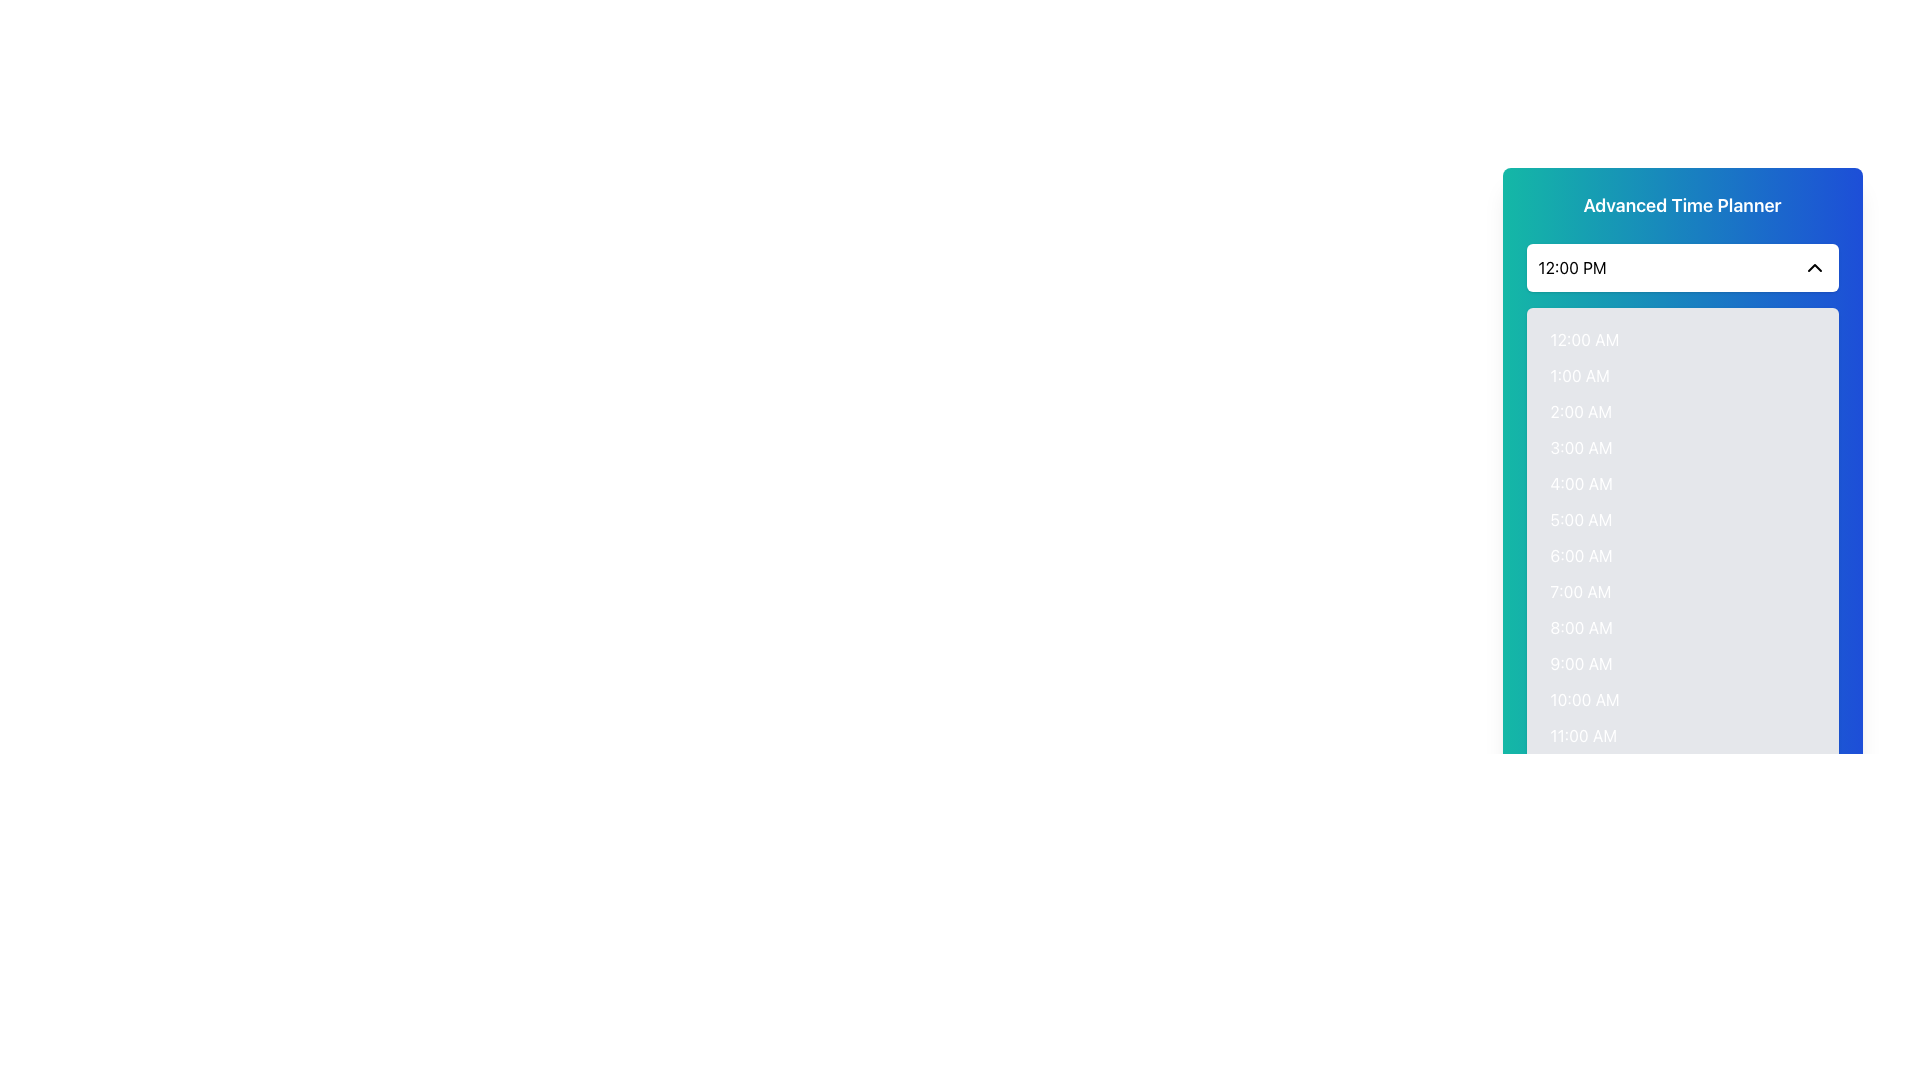  Describe the element at coordinates (1681, 446) in the screenshot. I see `the selectable time slot button located in the dropdown list under 'Advanced Time Planner', which is the fourth item` at that location.